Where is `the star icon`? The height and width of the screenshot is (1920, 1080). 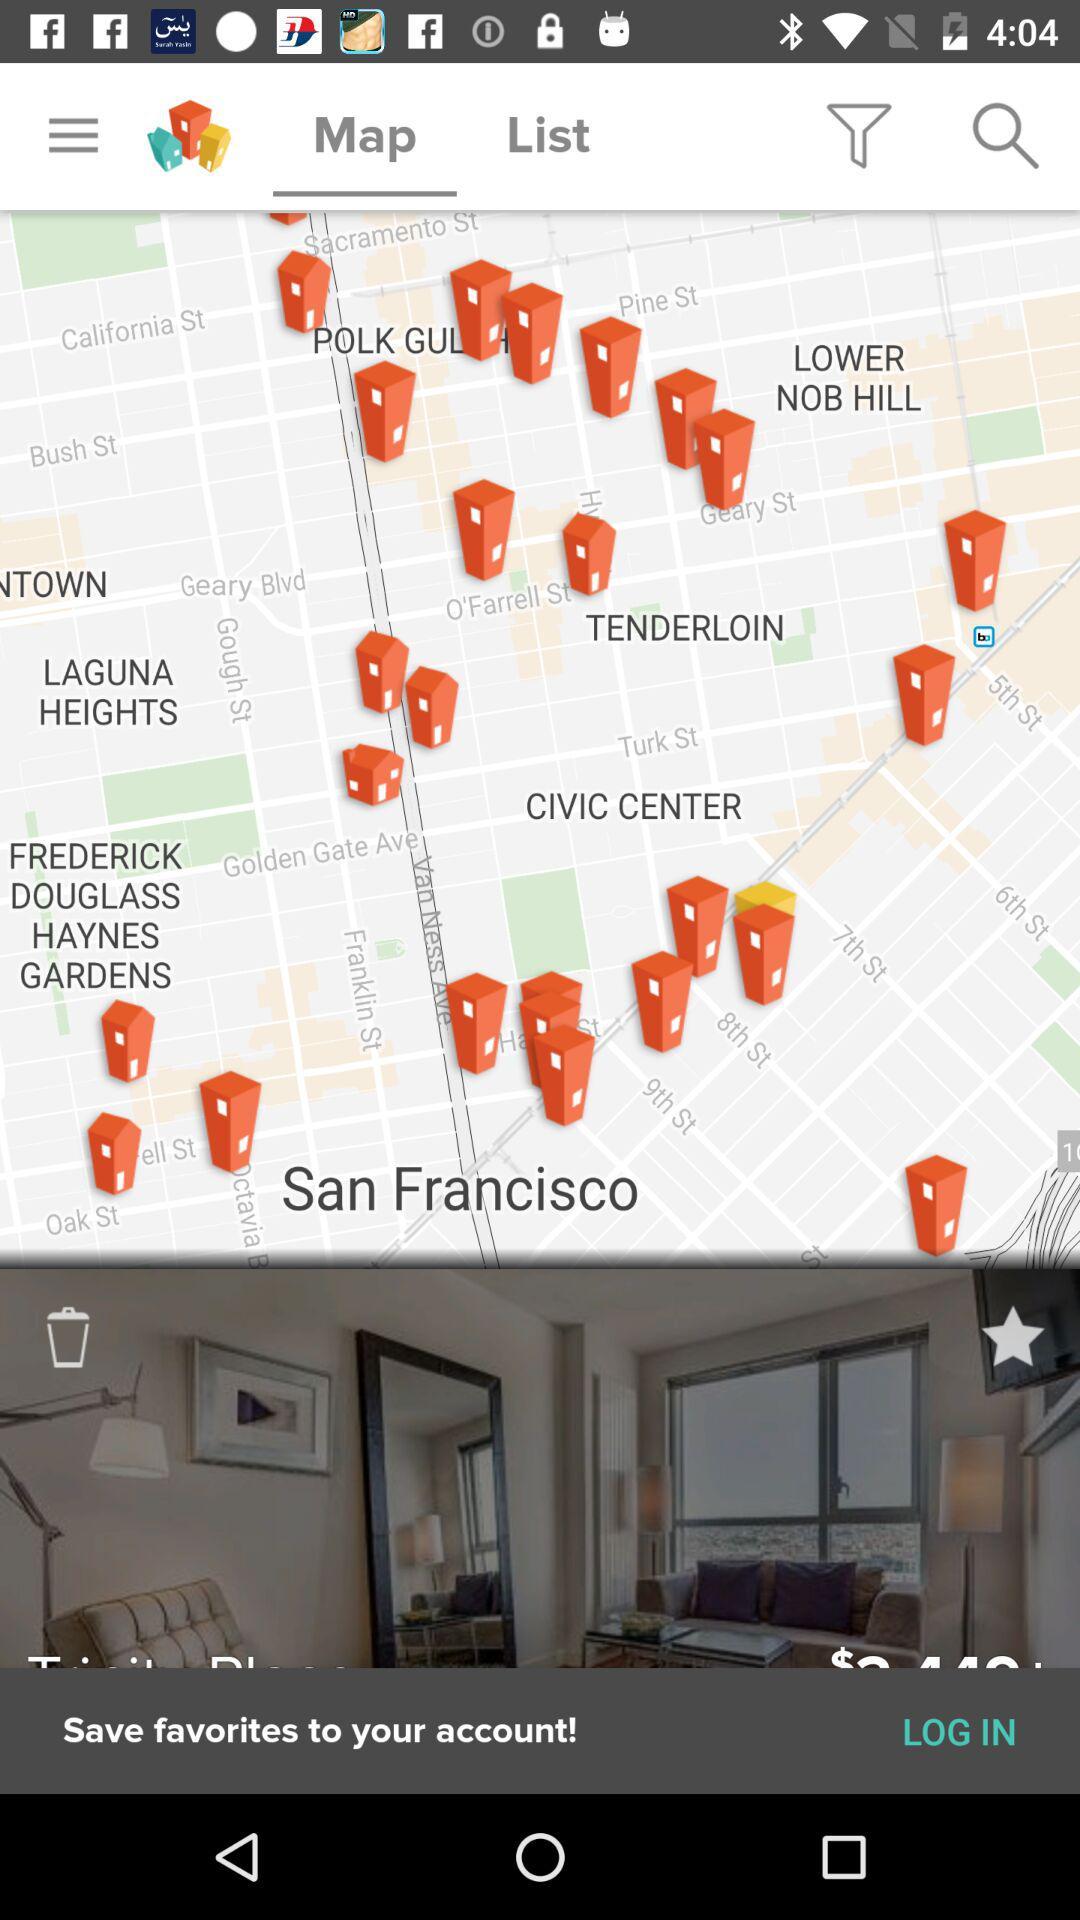
the star icon is located at coordinates (1011, 1337).